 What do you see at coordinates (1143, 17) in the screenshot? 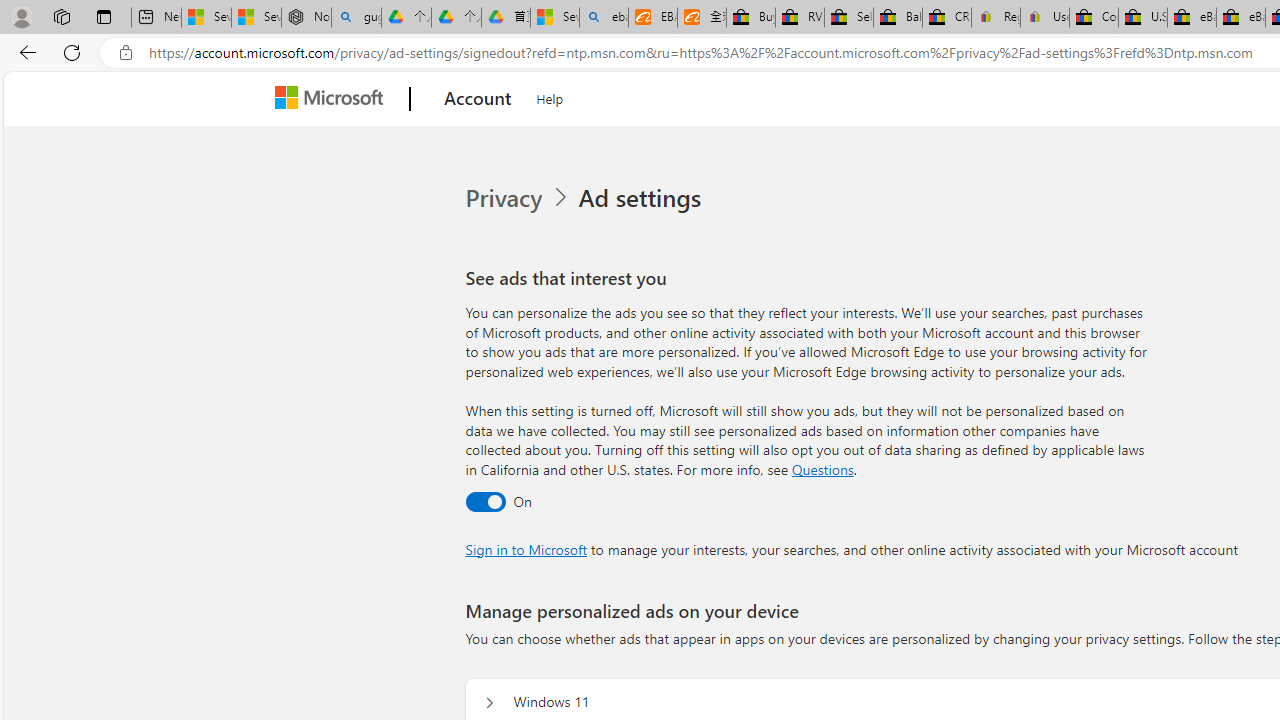
I see `'U.S. State Privacy Disclosures - eBay Inc.'` at bounding box center [1143, 17].